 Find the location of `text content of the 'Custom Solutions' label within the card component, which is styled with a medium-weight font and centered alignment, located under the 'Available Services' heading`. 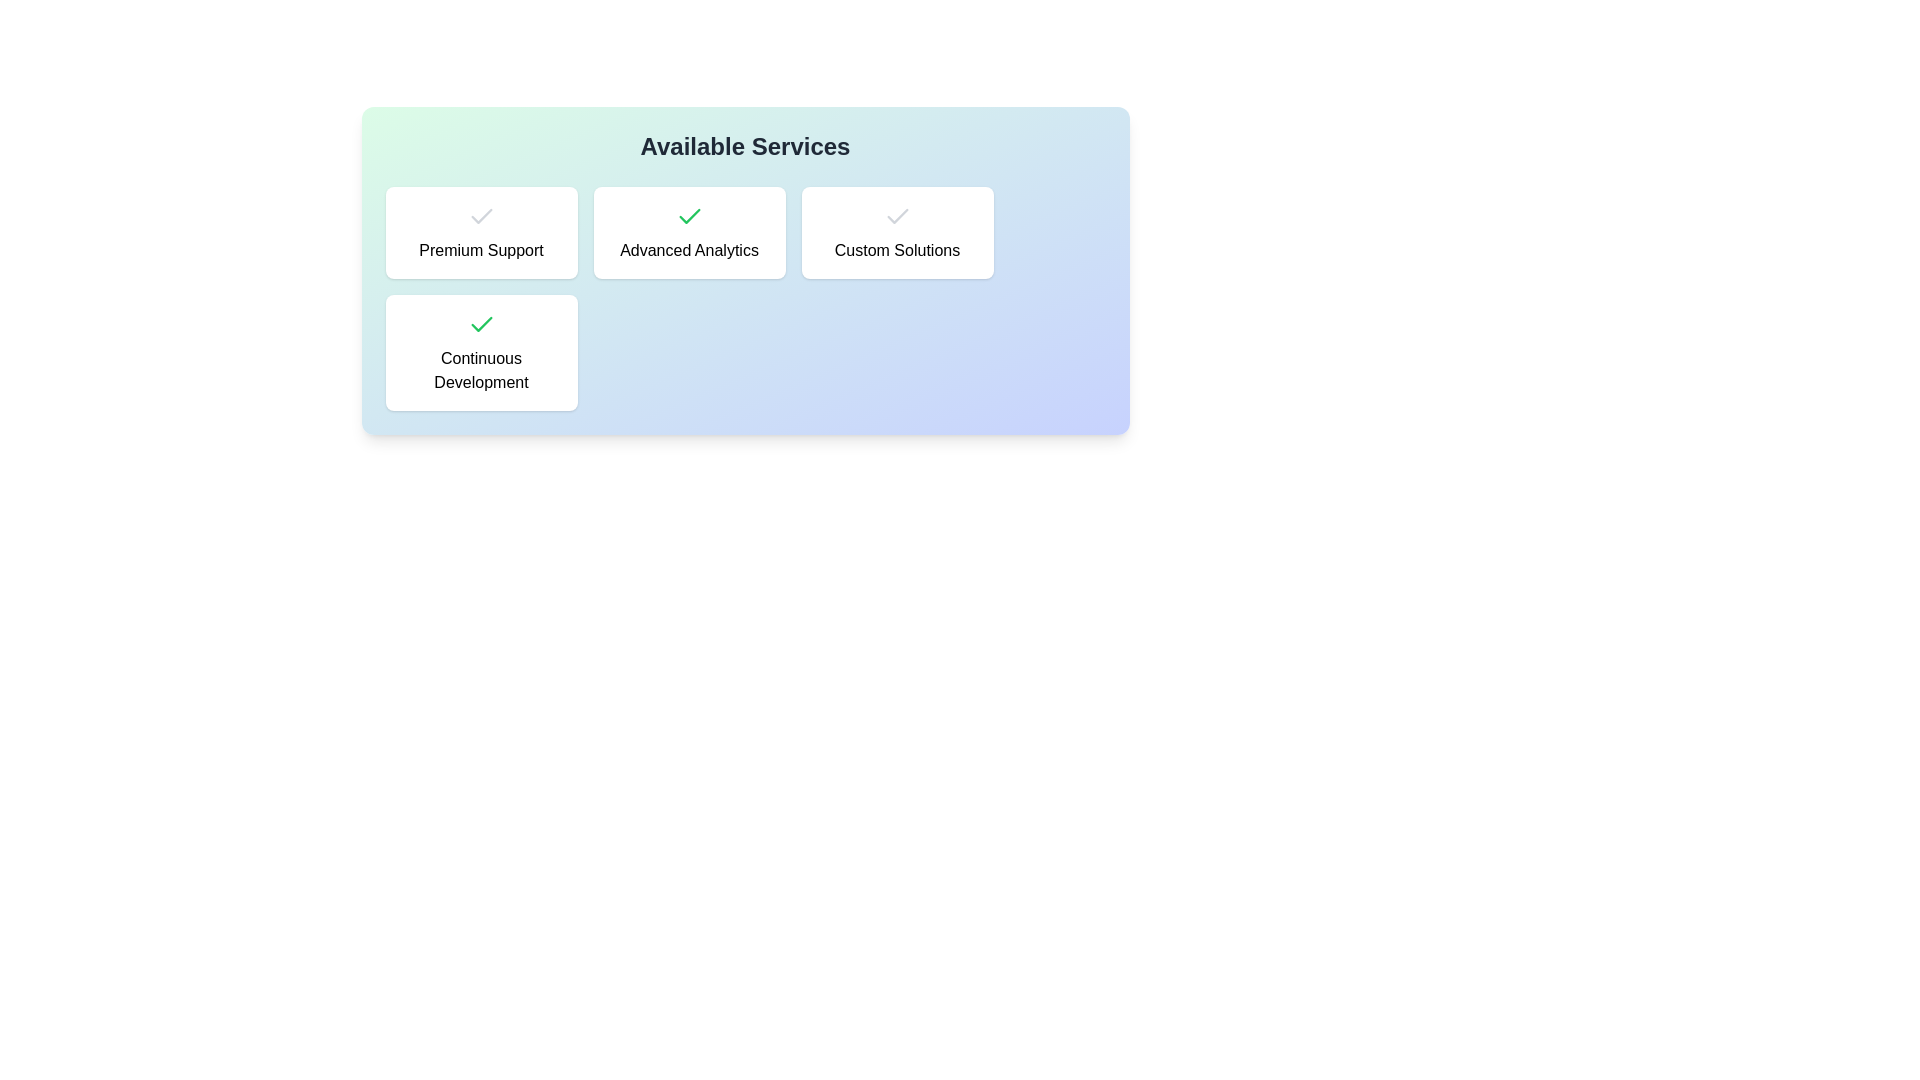

text content of the 'Custom Solutions' label within the card component, which is styled with a medium-weight font and centered alignment, located under the 'Available Services' heading is located at coordinates (896, 249).